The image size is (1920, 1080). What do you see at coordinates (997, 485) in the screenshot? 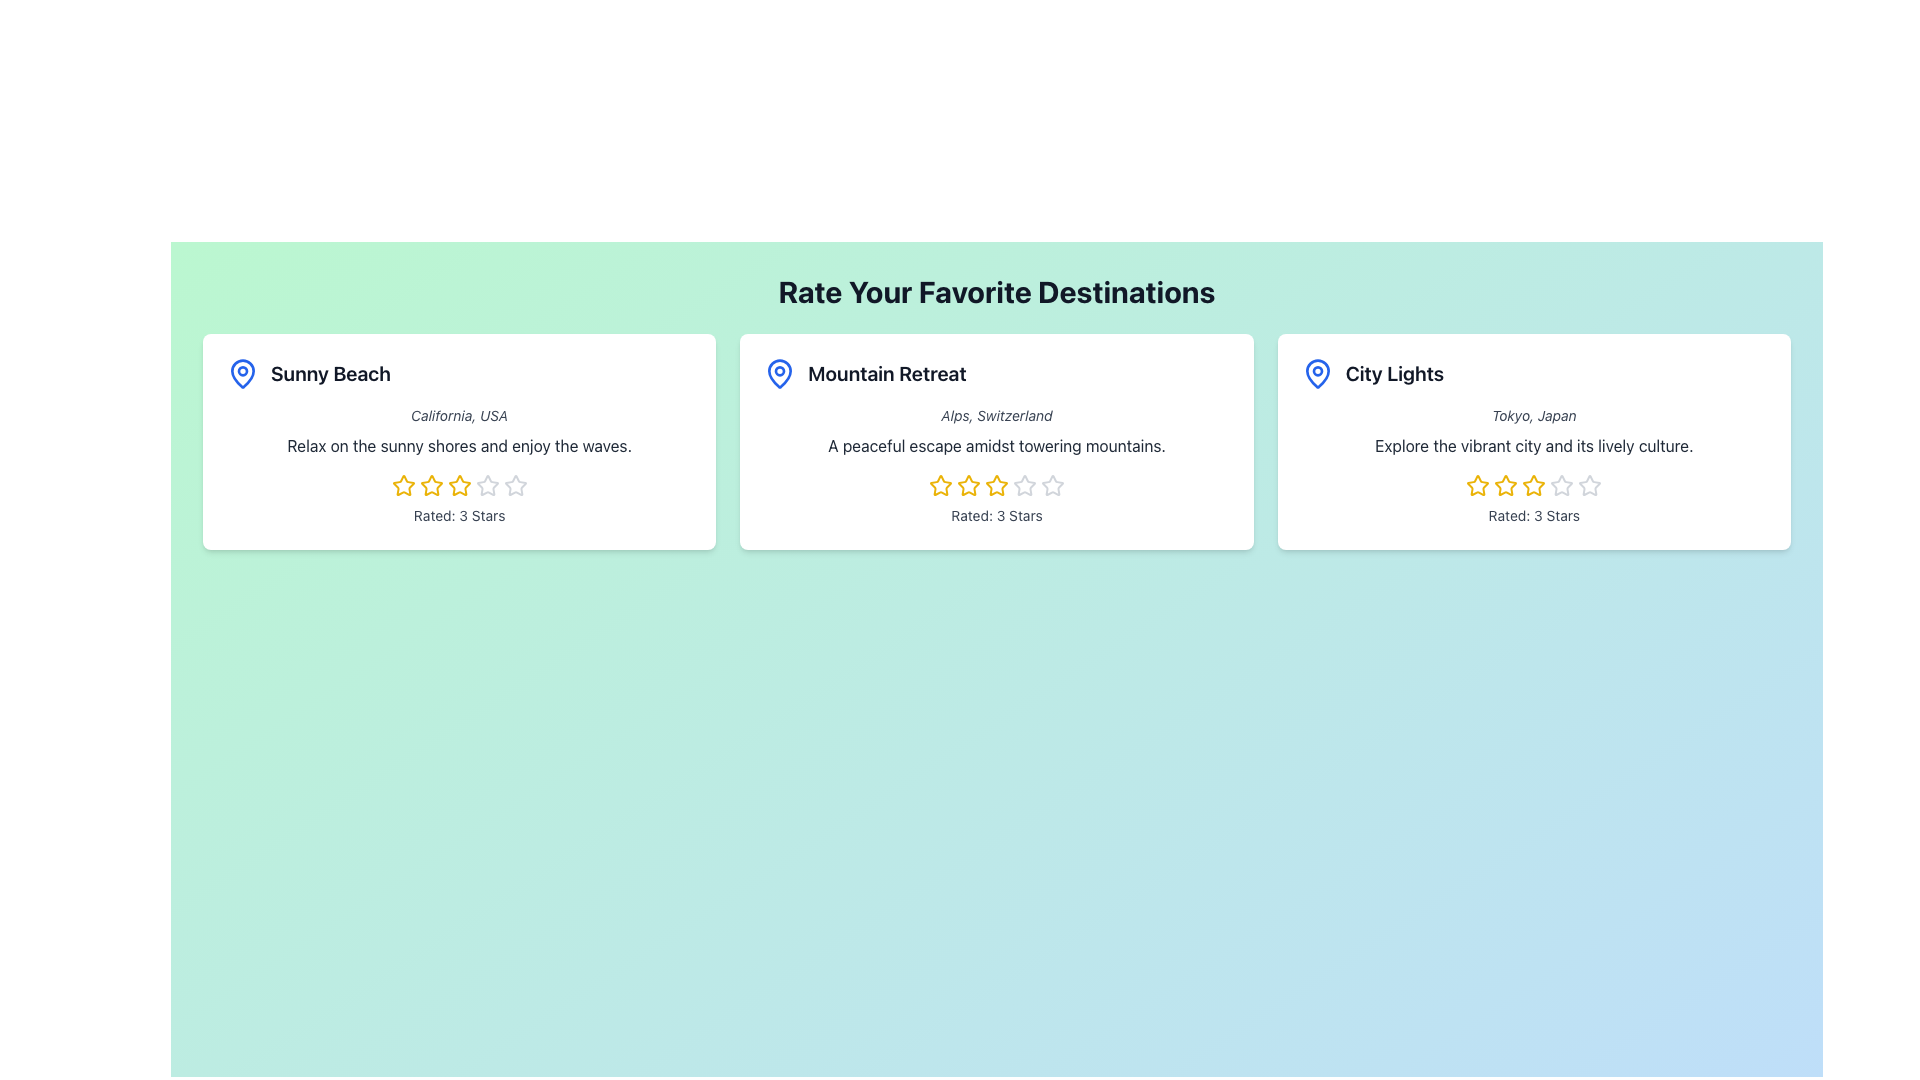
I see `the third interactive yellow star icon in the rating section of the 'Mountain Retreat' card` at bounding box center [997, 485].